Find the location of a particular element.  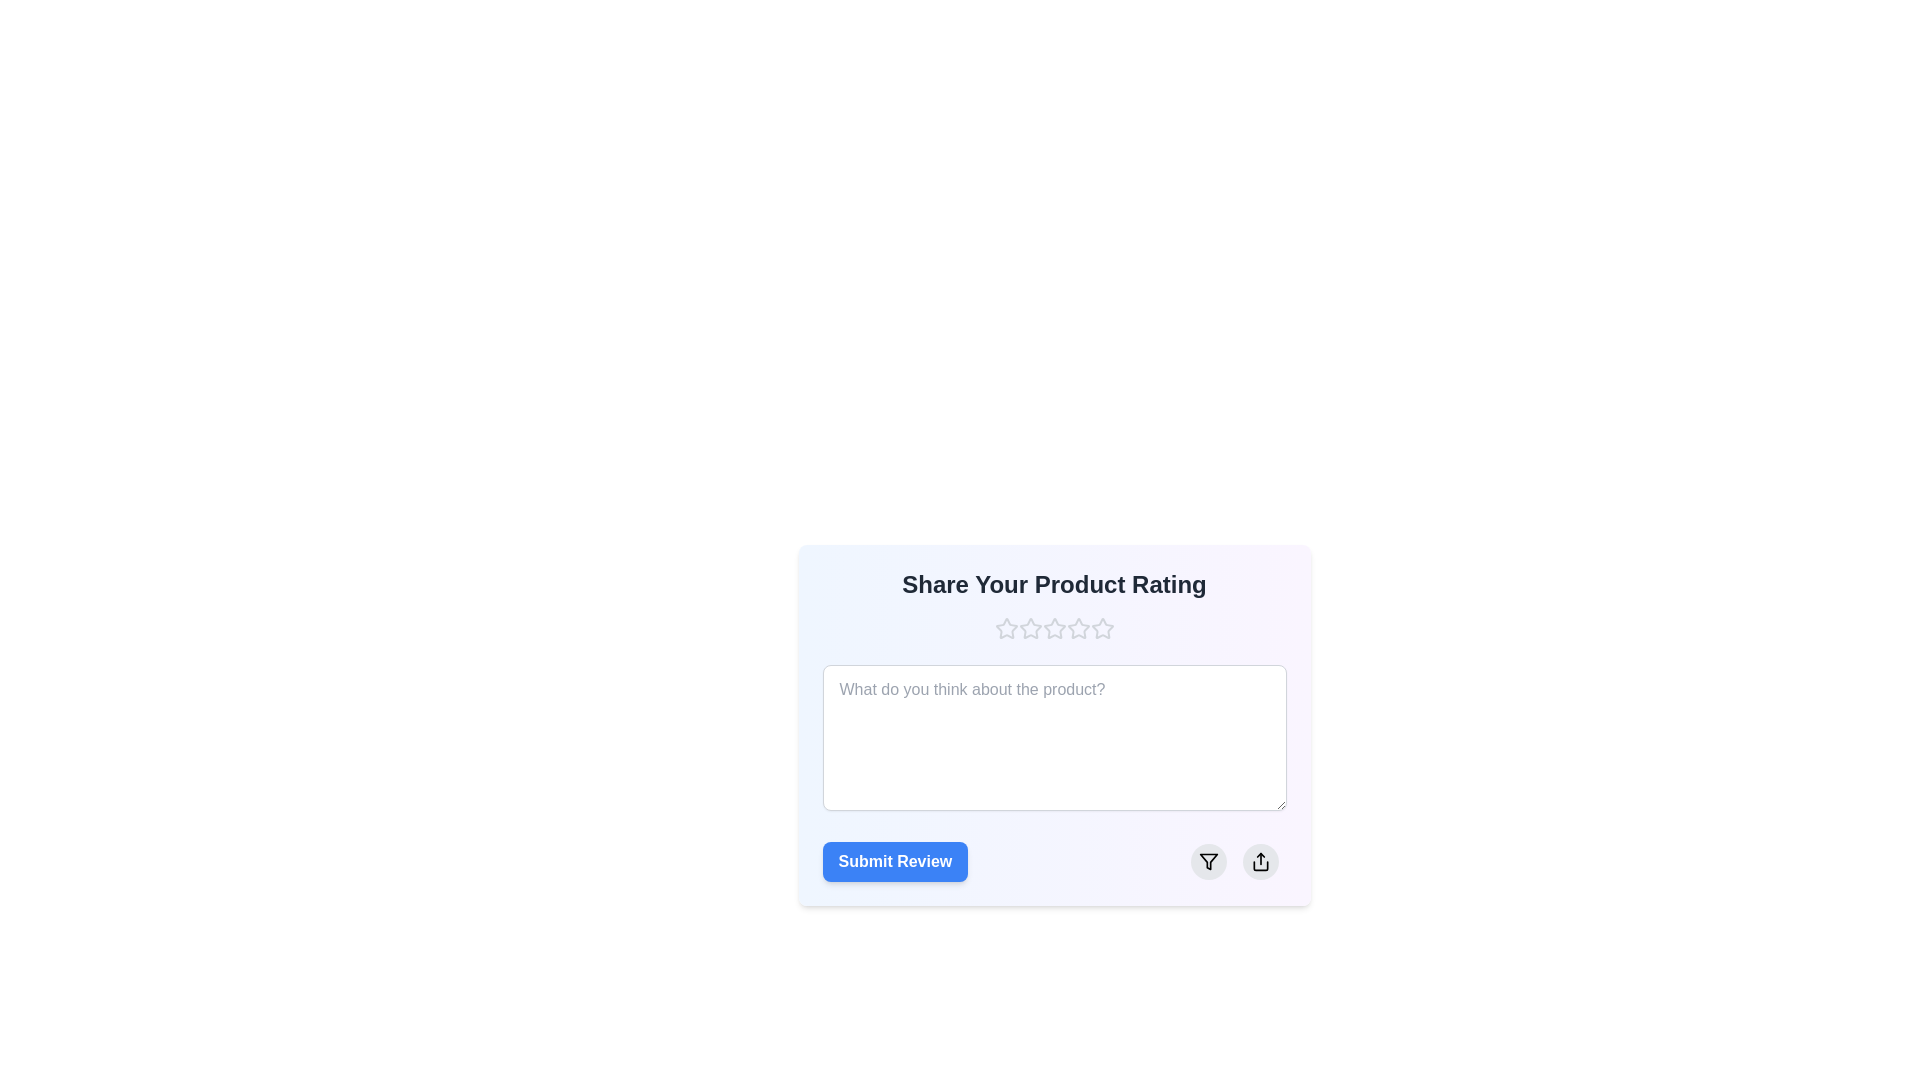

the second unfilled star icon with a gray outline and a white fill, located below the 'Share Your Product Rating' text is located at coordinates (1030, 627).